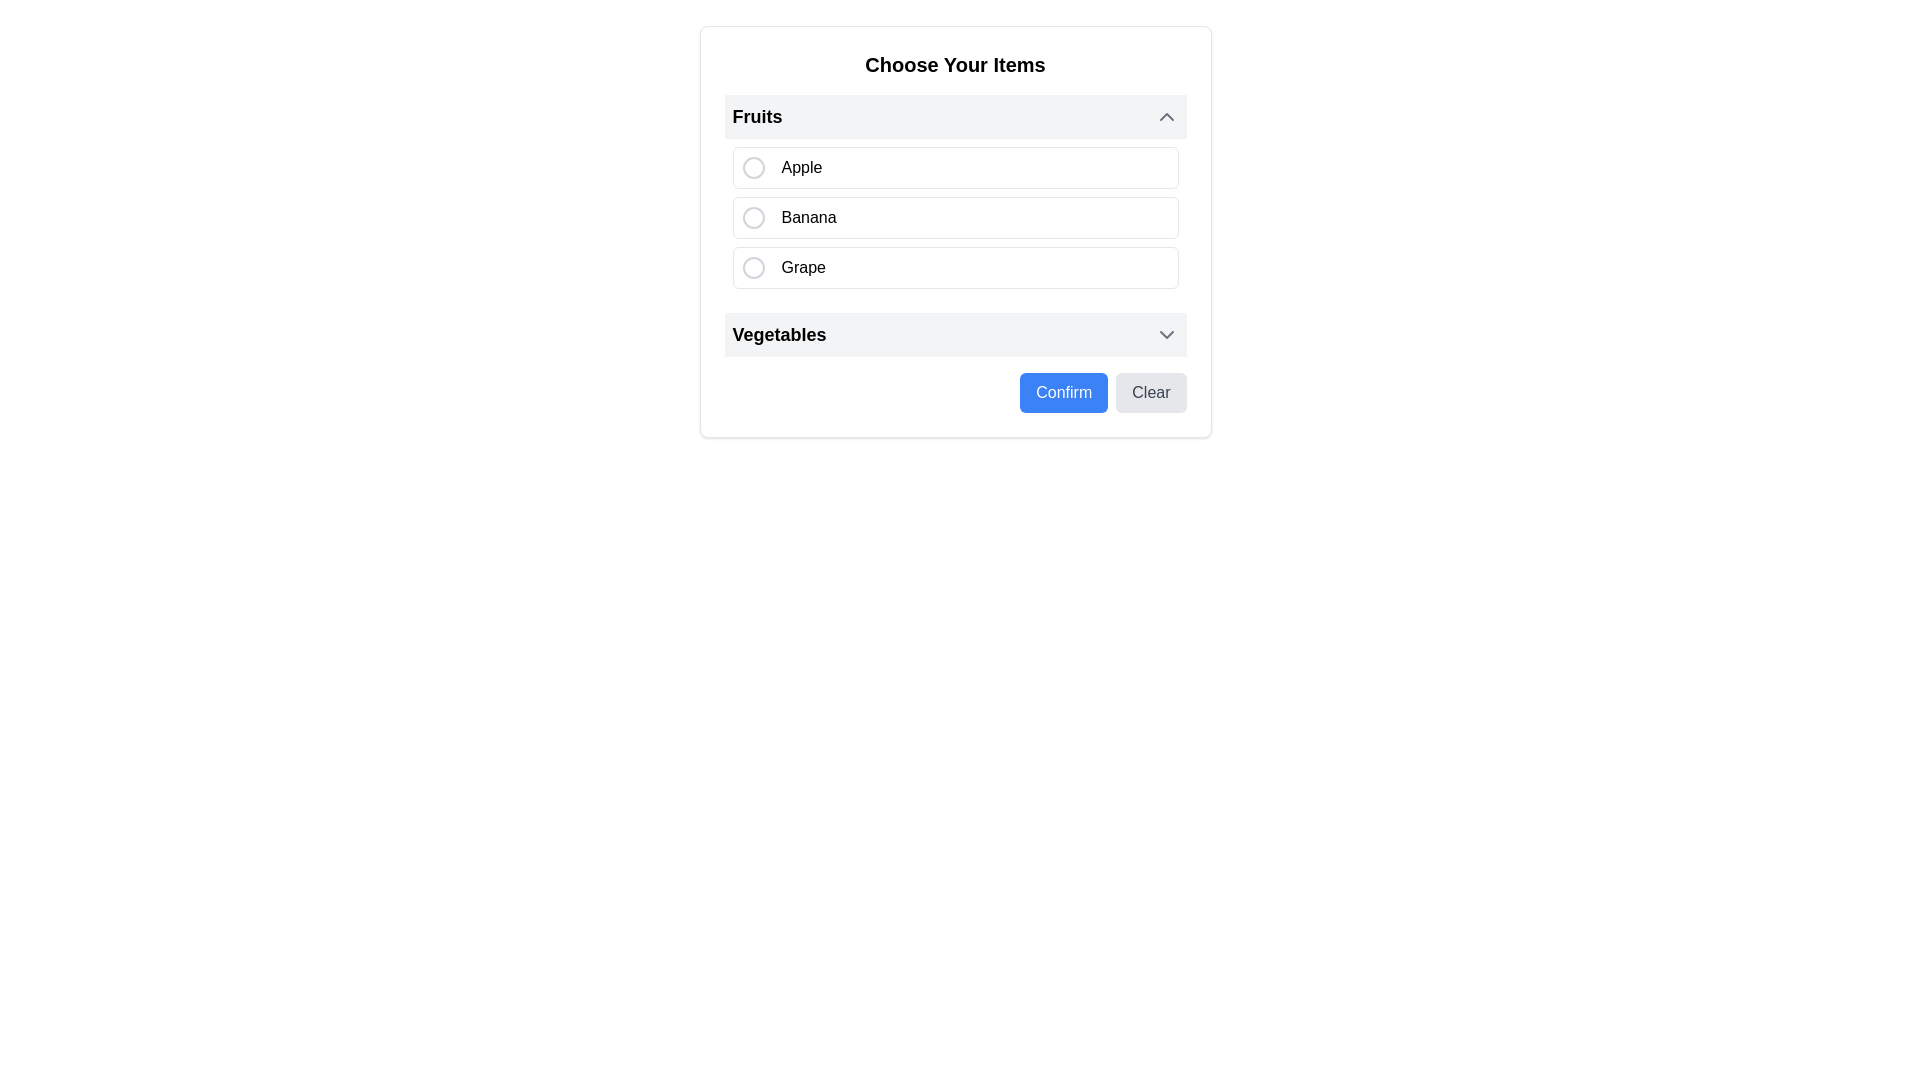 The image size is (1920, 1080). Describe the element at coordinates (954, 218) in the screenshot. I see `the 'Banana' radio button in the vertical stack of selectable items labeled 'Apple', 'Banana', and 'Grape' within the 'Fruits' section` at that location.